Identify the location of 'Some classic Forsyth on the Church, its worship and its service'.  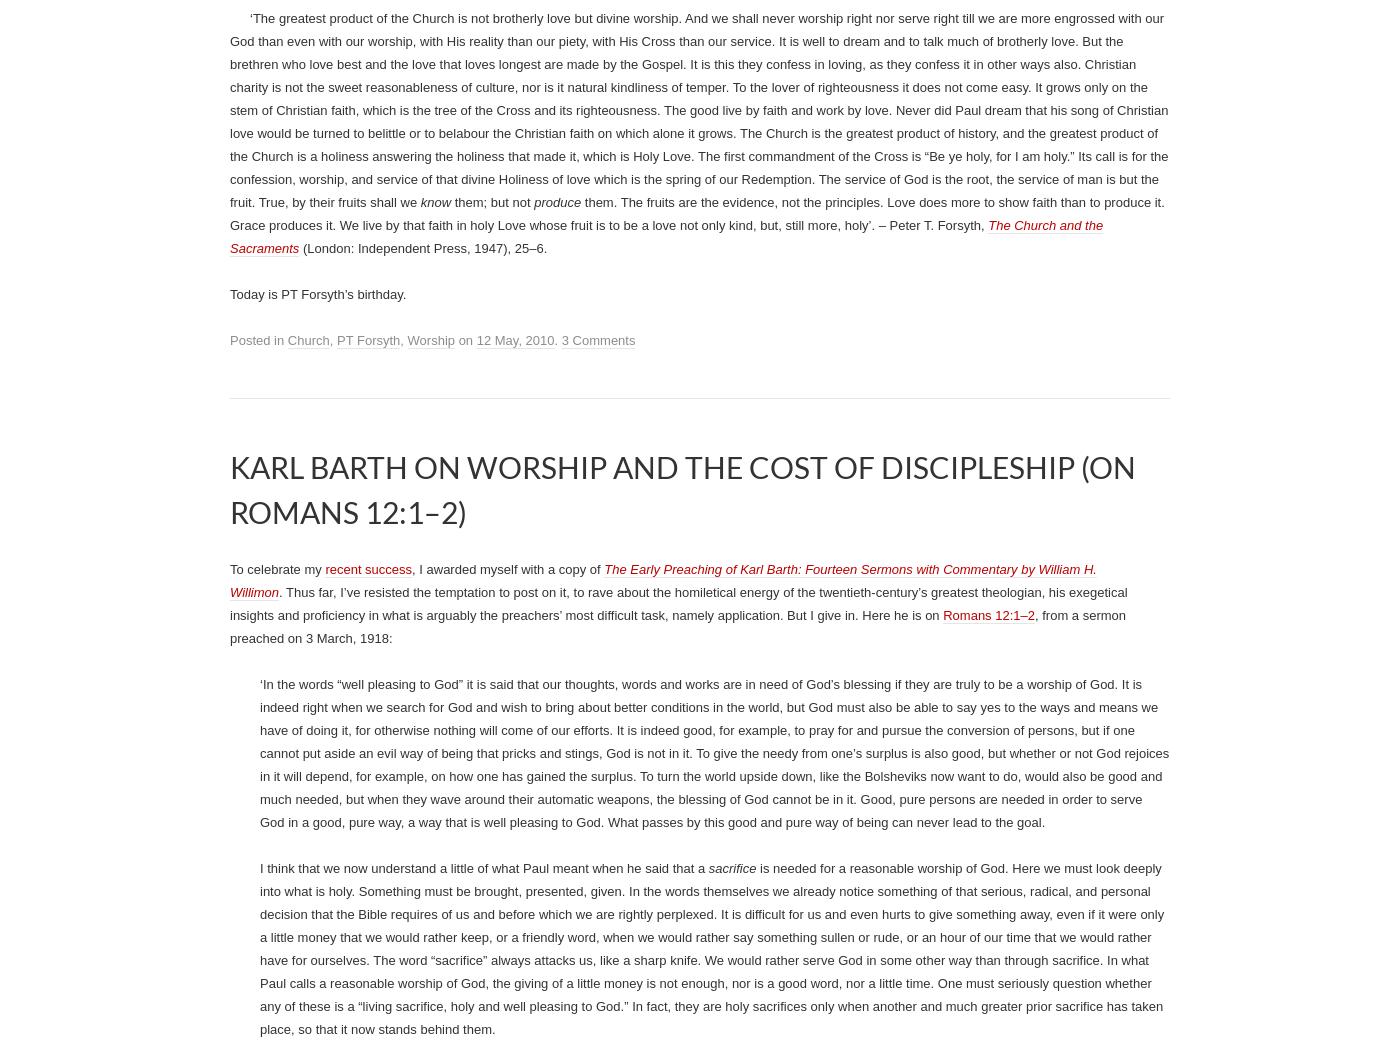
(667, 705).